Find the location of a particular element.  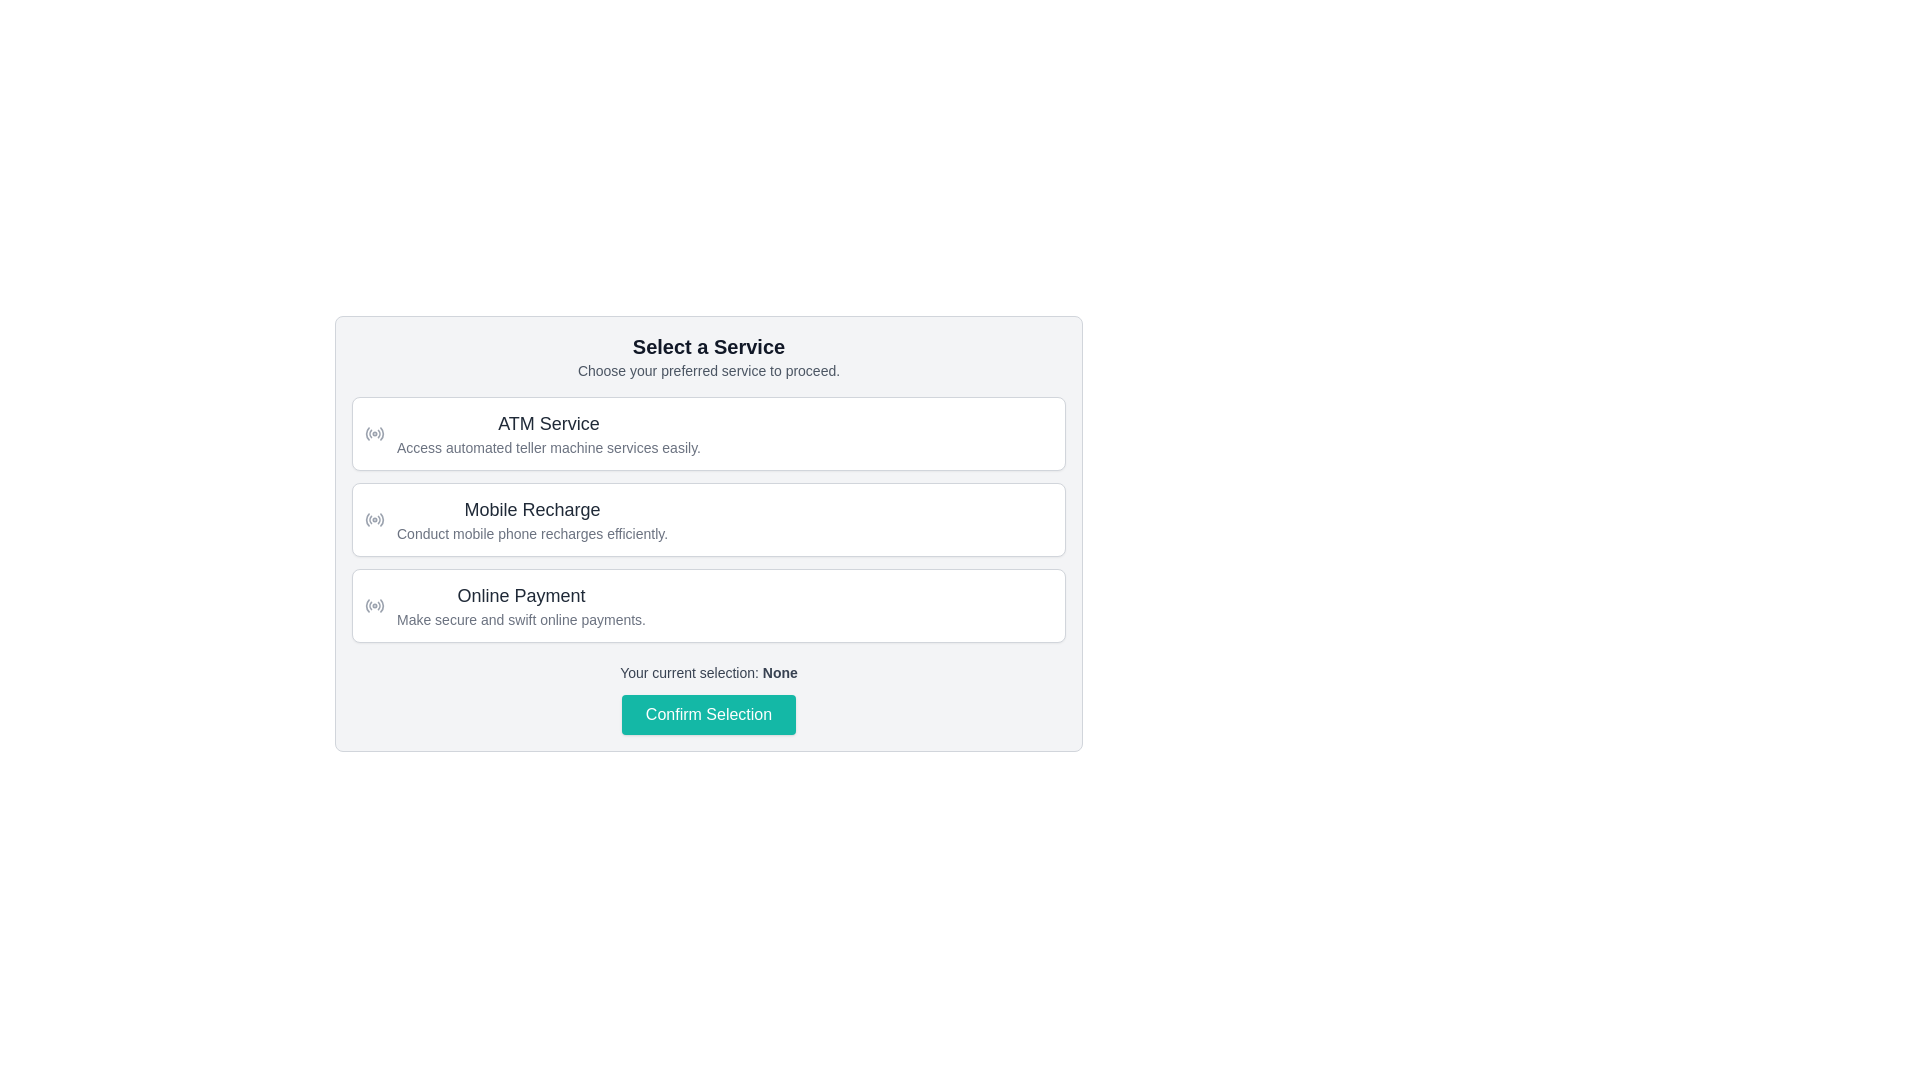

the area around the 'ATM Service' text label by is located at coordinates (548, 423).